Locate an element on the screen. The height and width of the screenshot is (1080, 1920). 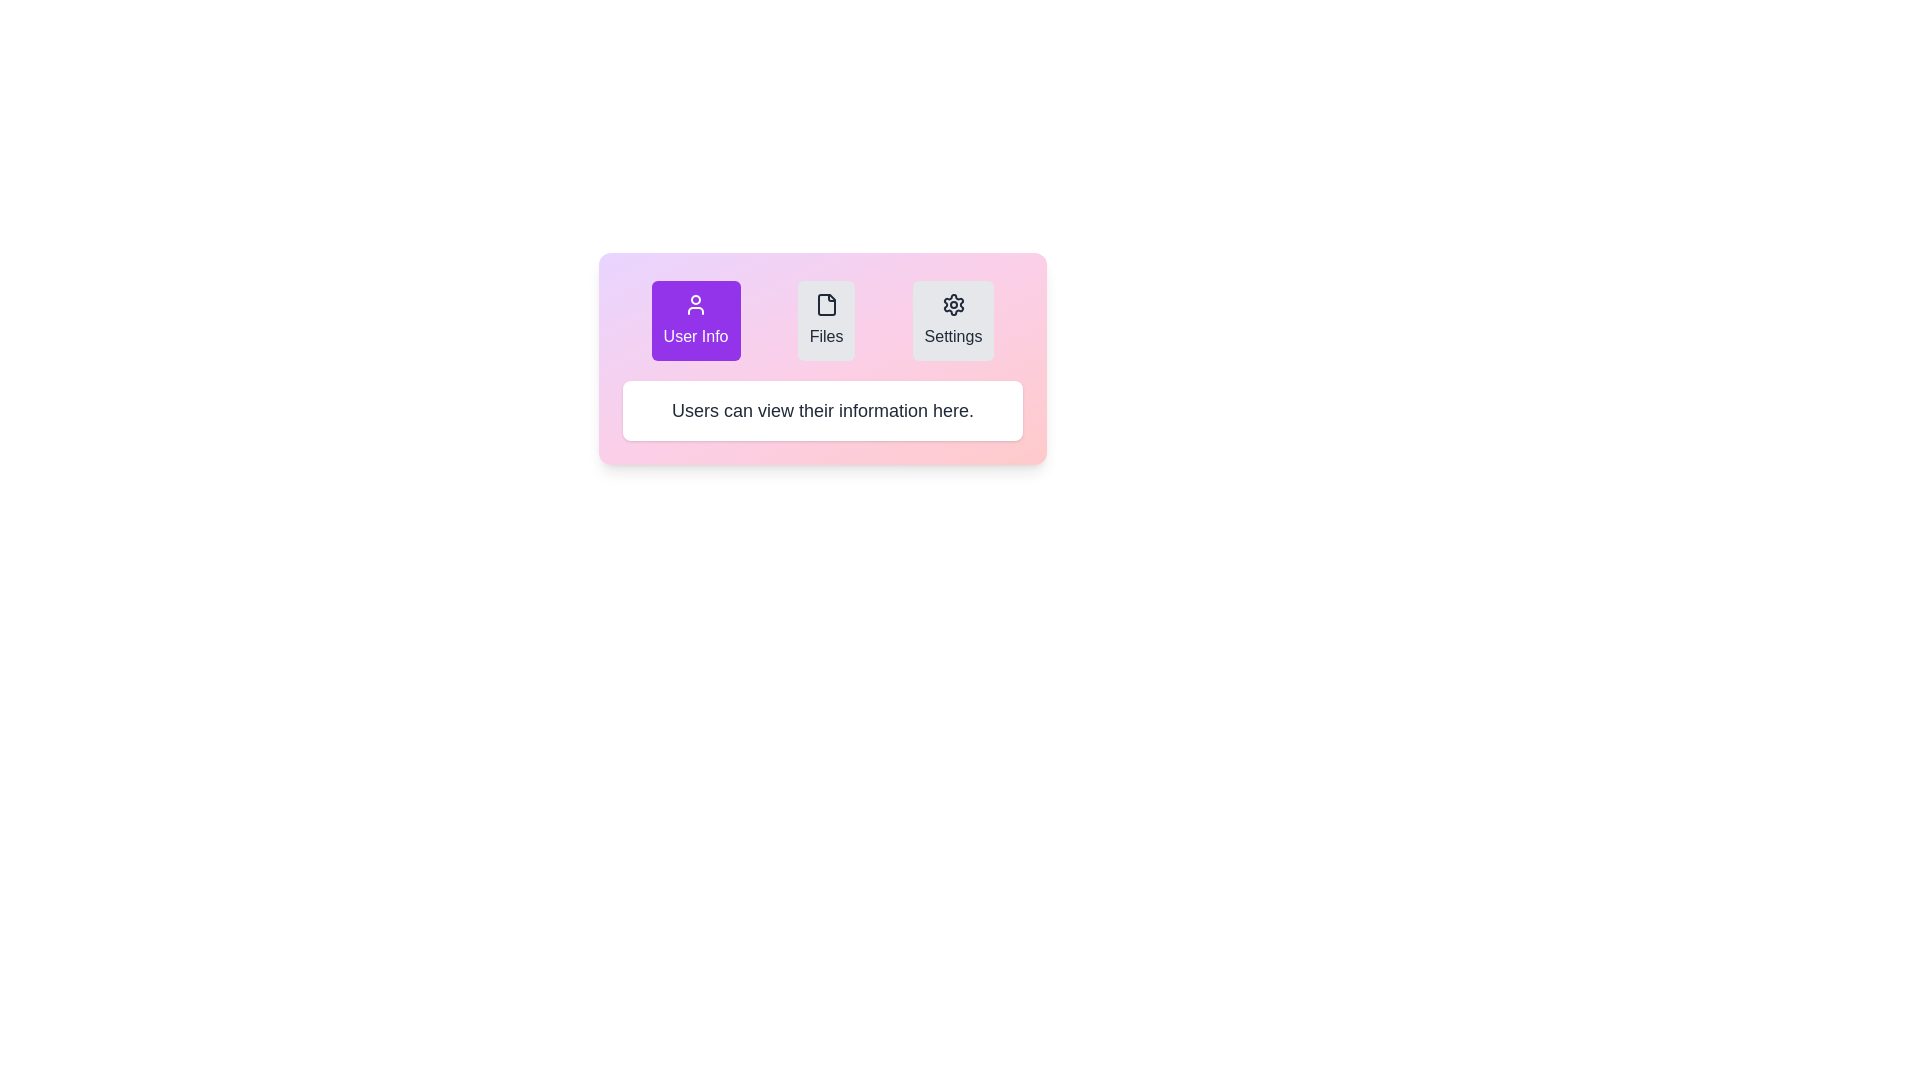
the central file/document icon located between the 'User Info' icon and the 'Settings' icon is located at coordinates (826, 304).